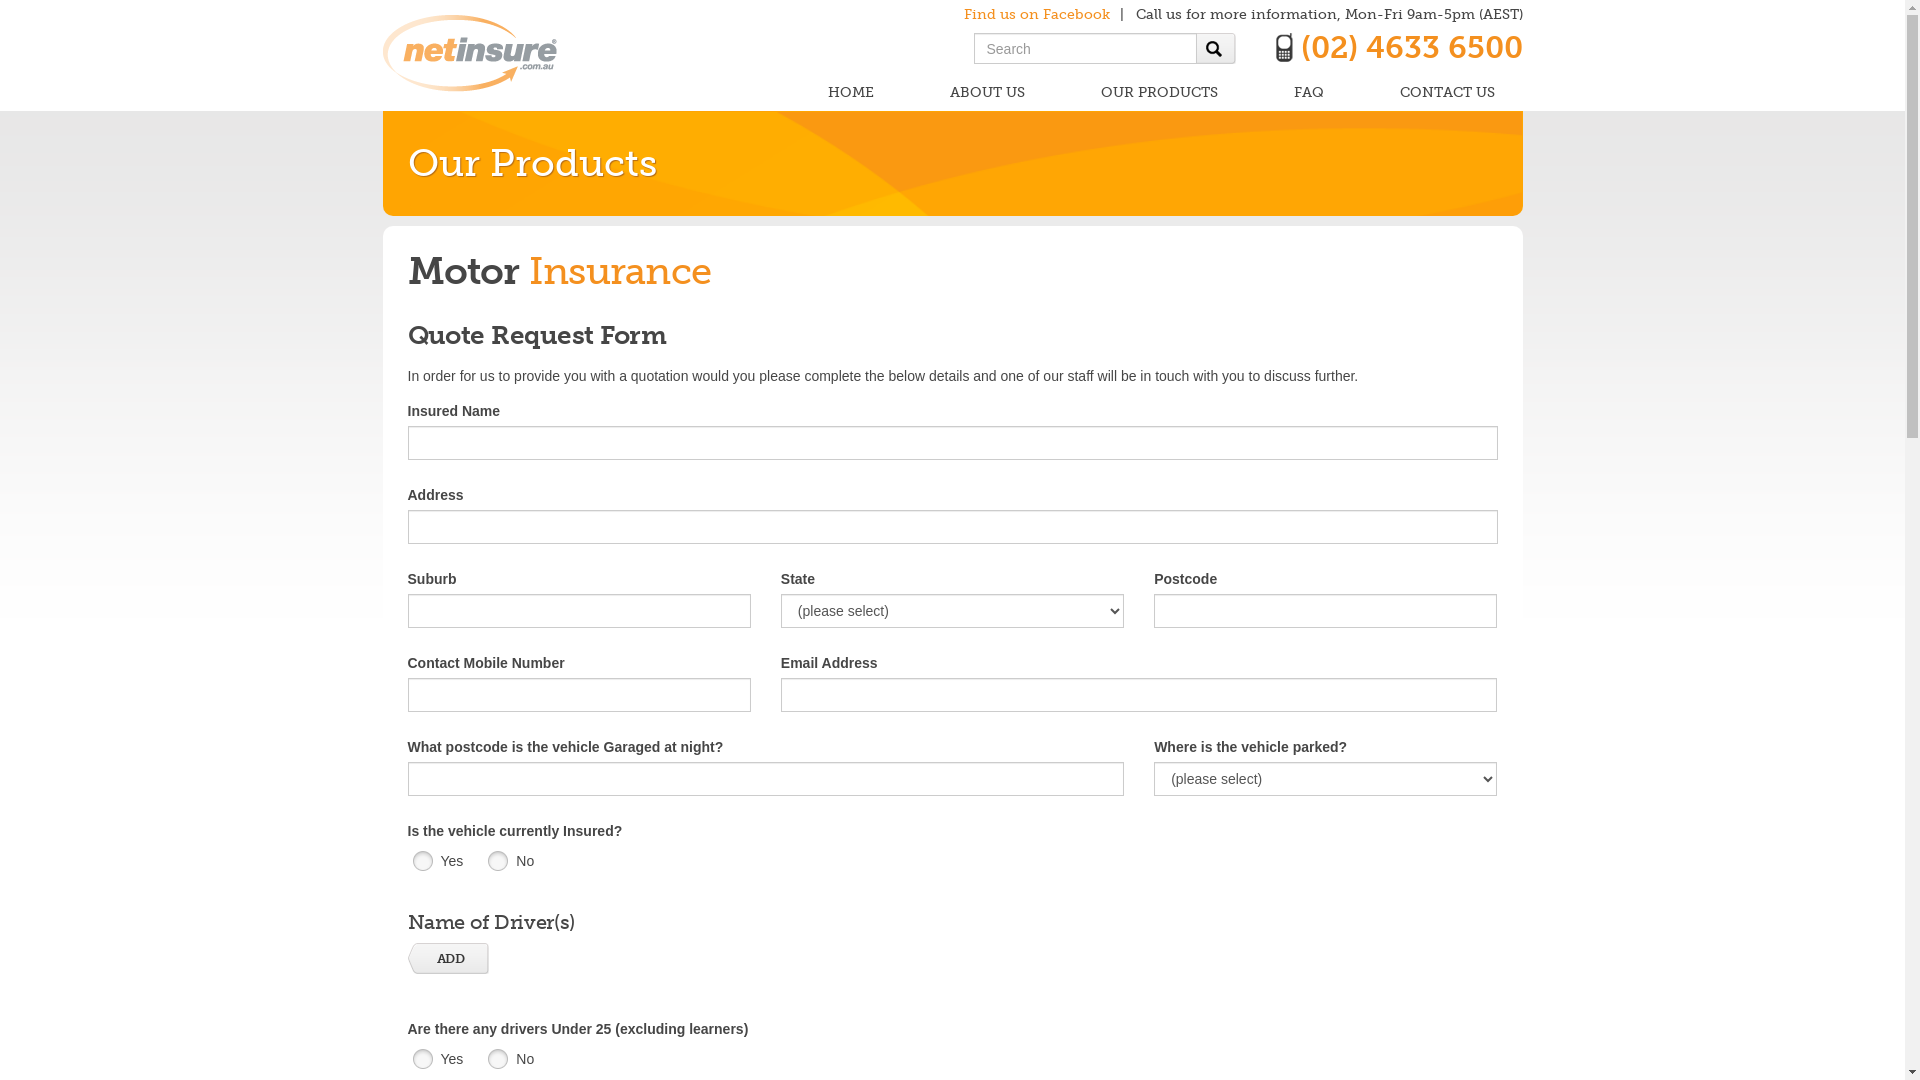 Image resolution: width=1920 pixels, height=1080 pixels. Describe the element at coordinates (1309, 92) in the screenshot. I see `'FAQ'` at that location.